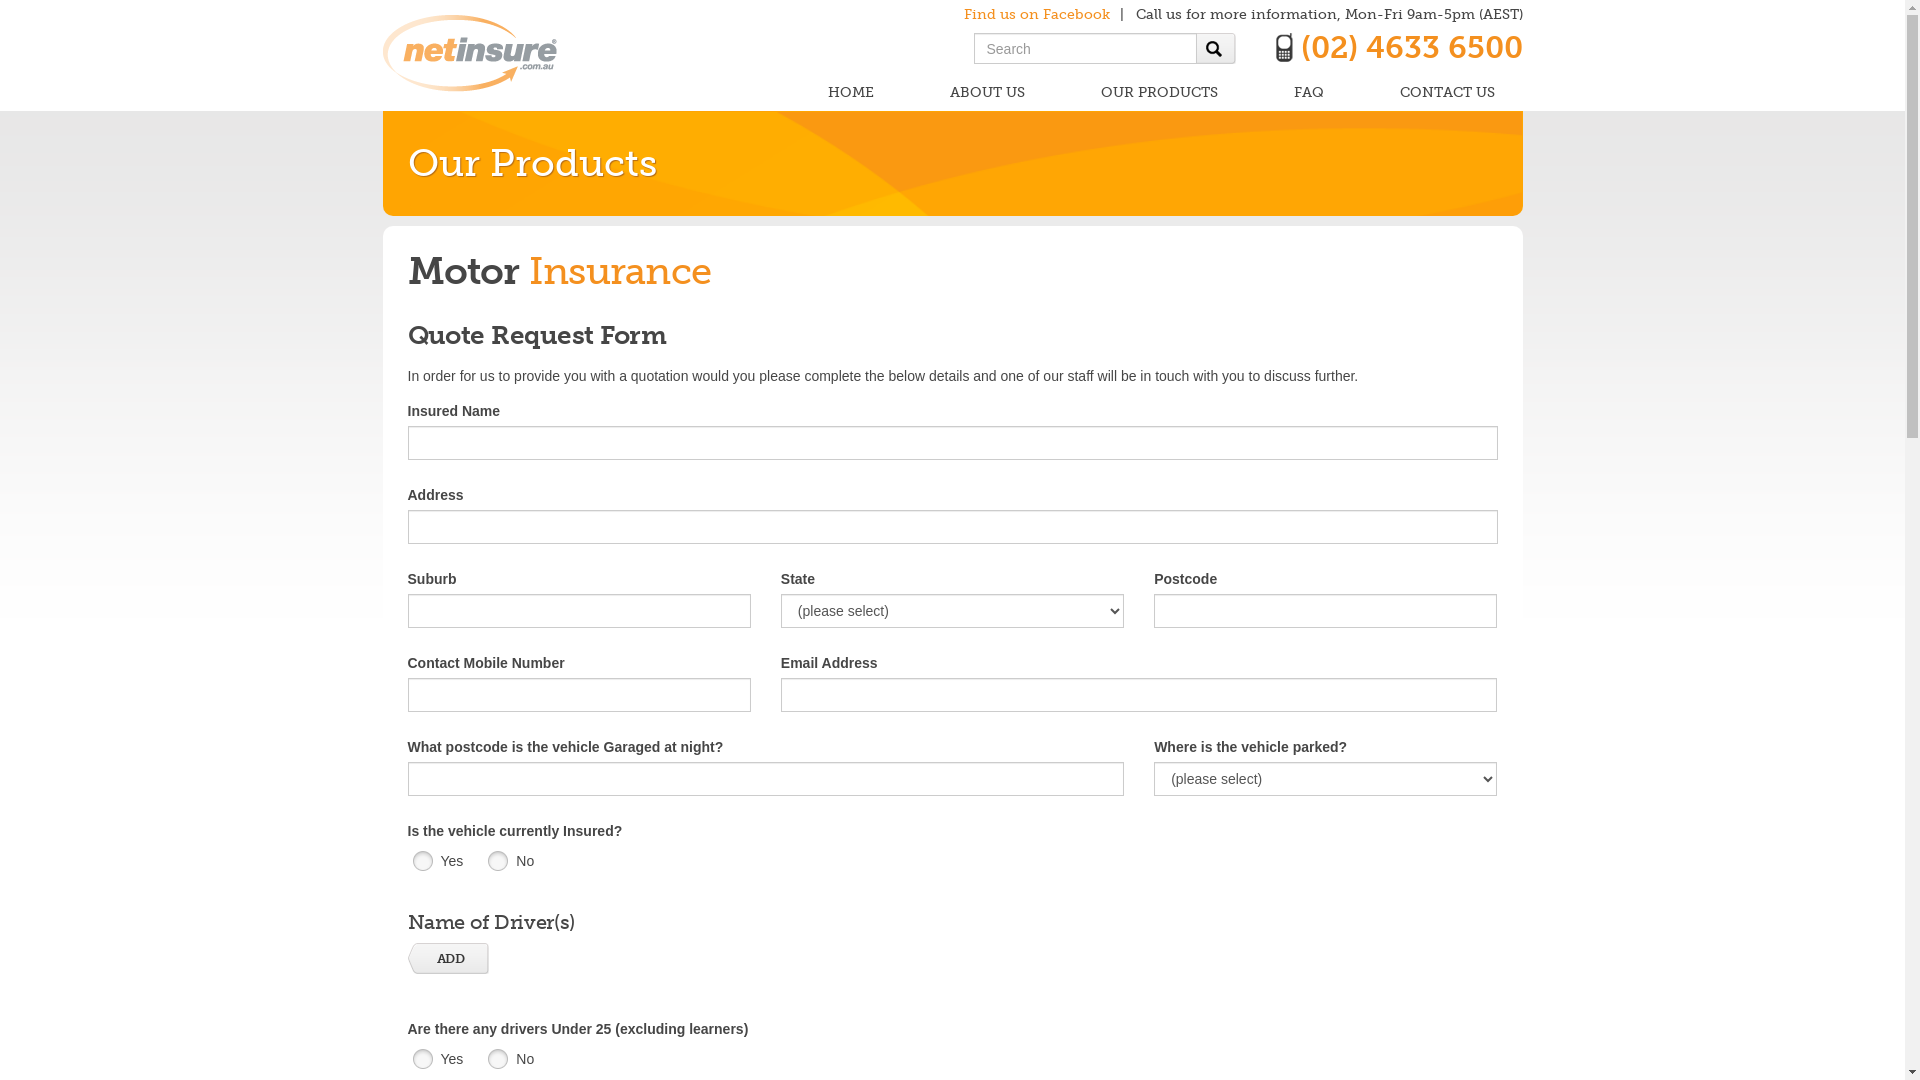 Image resolution: width=1920 pixels, height=1080 pixels. Describe the element at coordinates (1309, 92) in the screenshot. I see `'FAQ'` at that location.